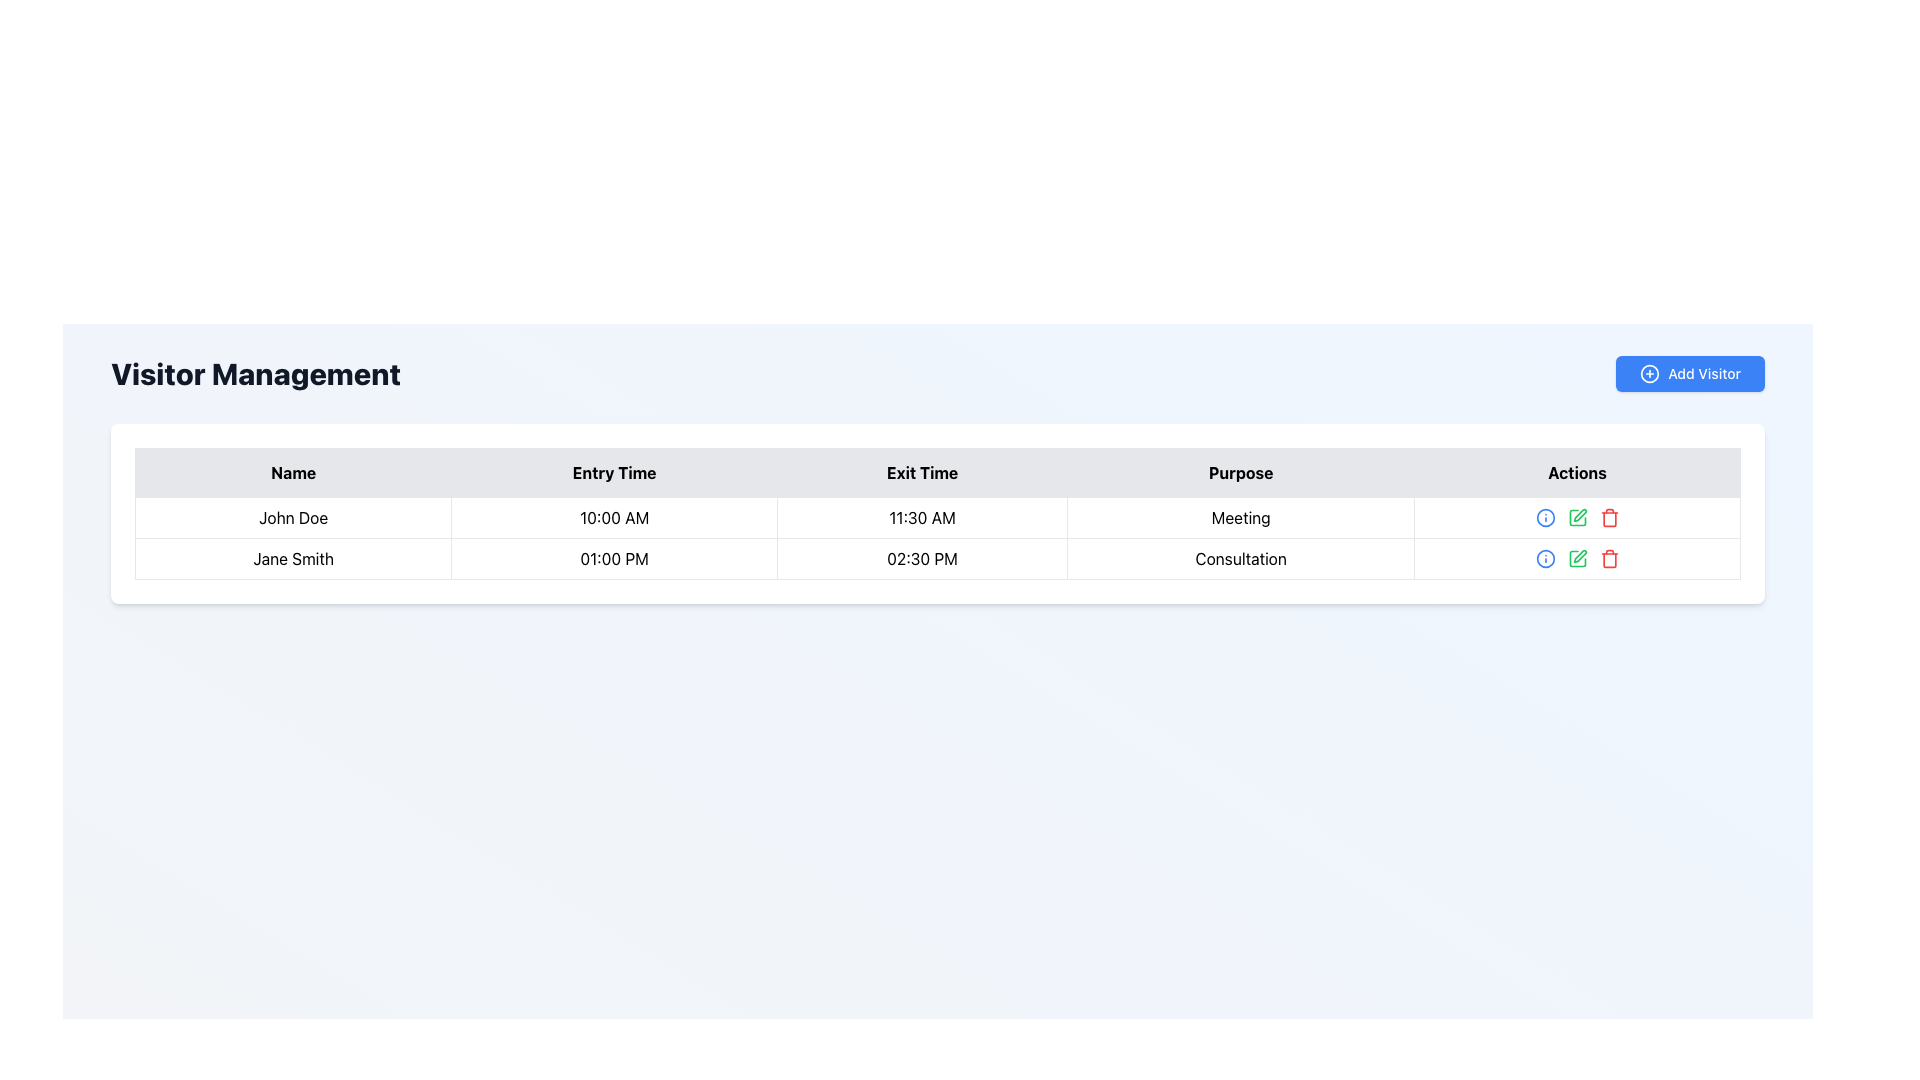 The image size is (1920, 1080). Describe the element at coordinates (1240, 559) in the screenshot. I see `the 'Consultation' text label in the 'Purpose' column of the second row associated with visitor 'Jane Smith.'` at that location.